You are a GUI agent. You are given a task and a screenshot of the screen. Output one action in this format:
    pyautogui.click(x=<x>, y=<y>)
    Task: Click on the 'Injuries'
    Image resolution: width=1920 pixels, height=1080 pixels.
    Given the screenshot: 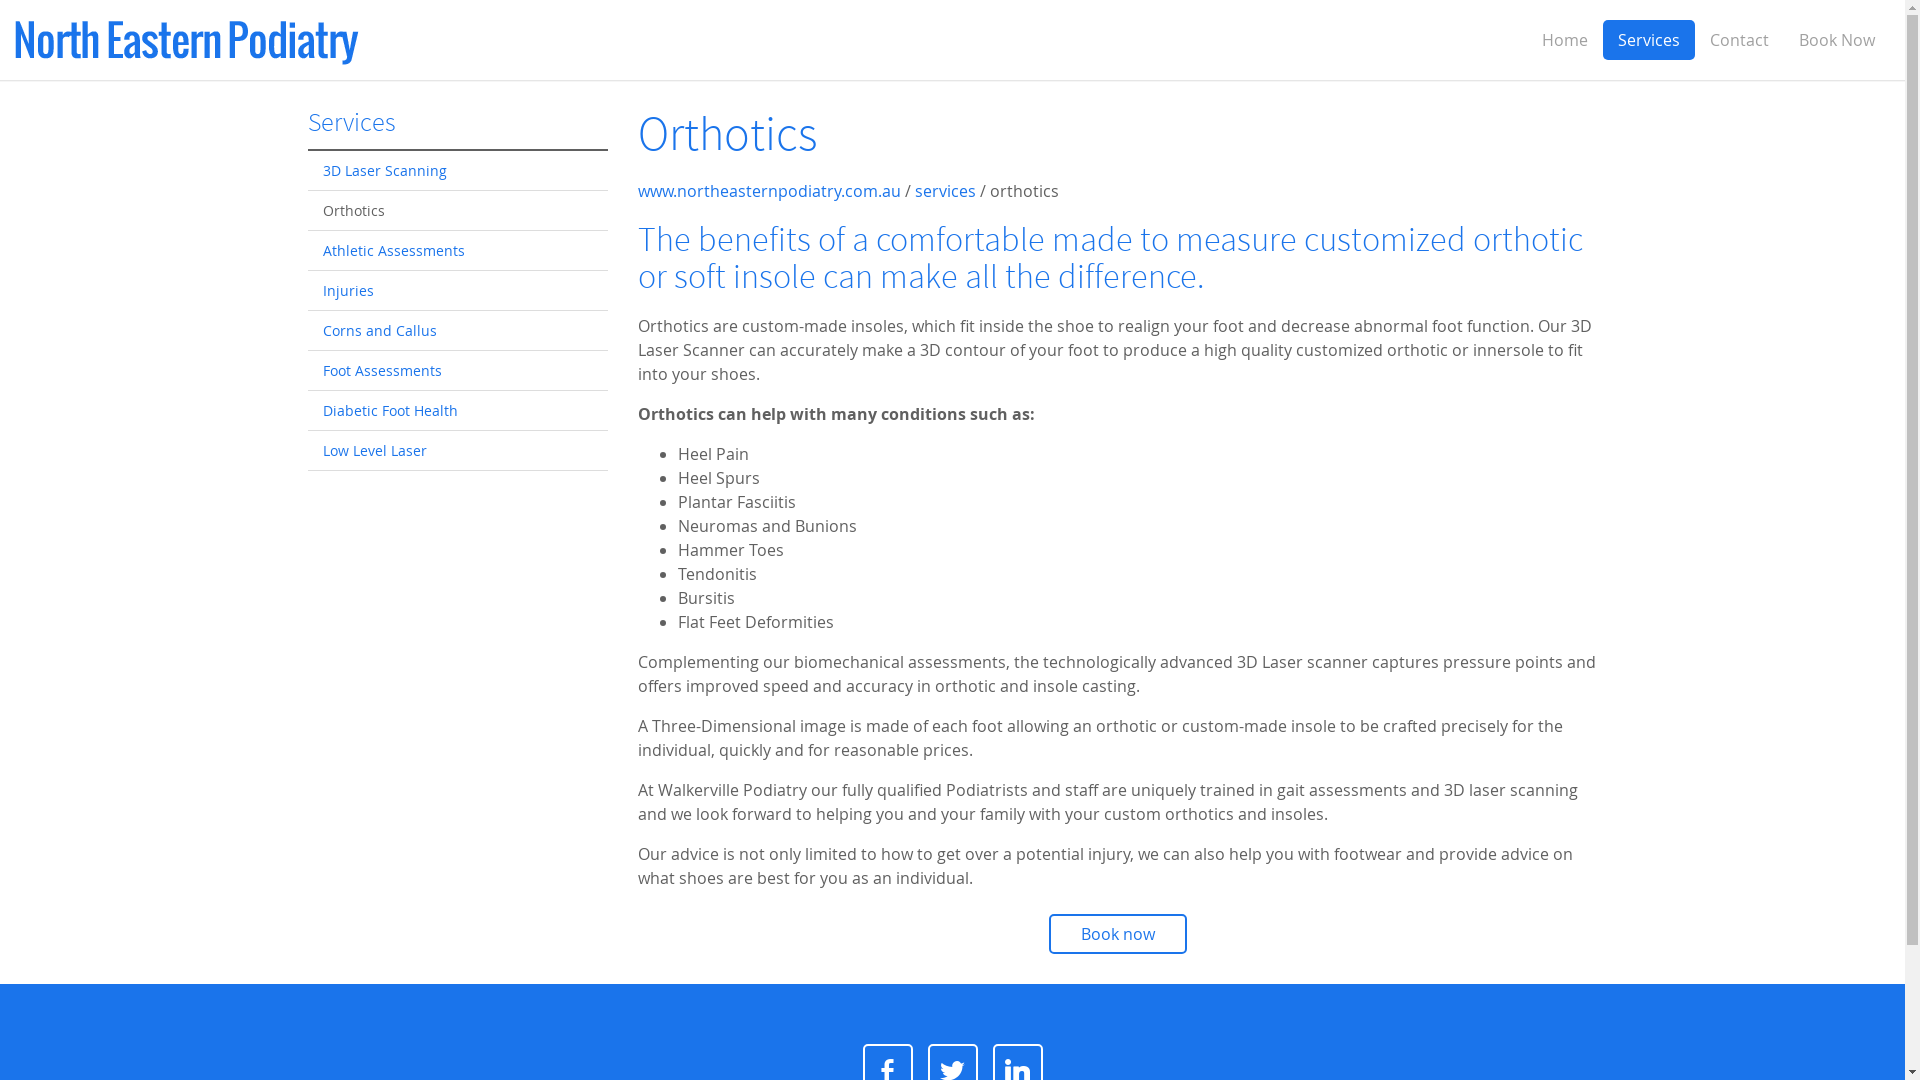 What is the action you would take?
    pyautogui.click(x=456, y=290)
    